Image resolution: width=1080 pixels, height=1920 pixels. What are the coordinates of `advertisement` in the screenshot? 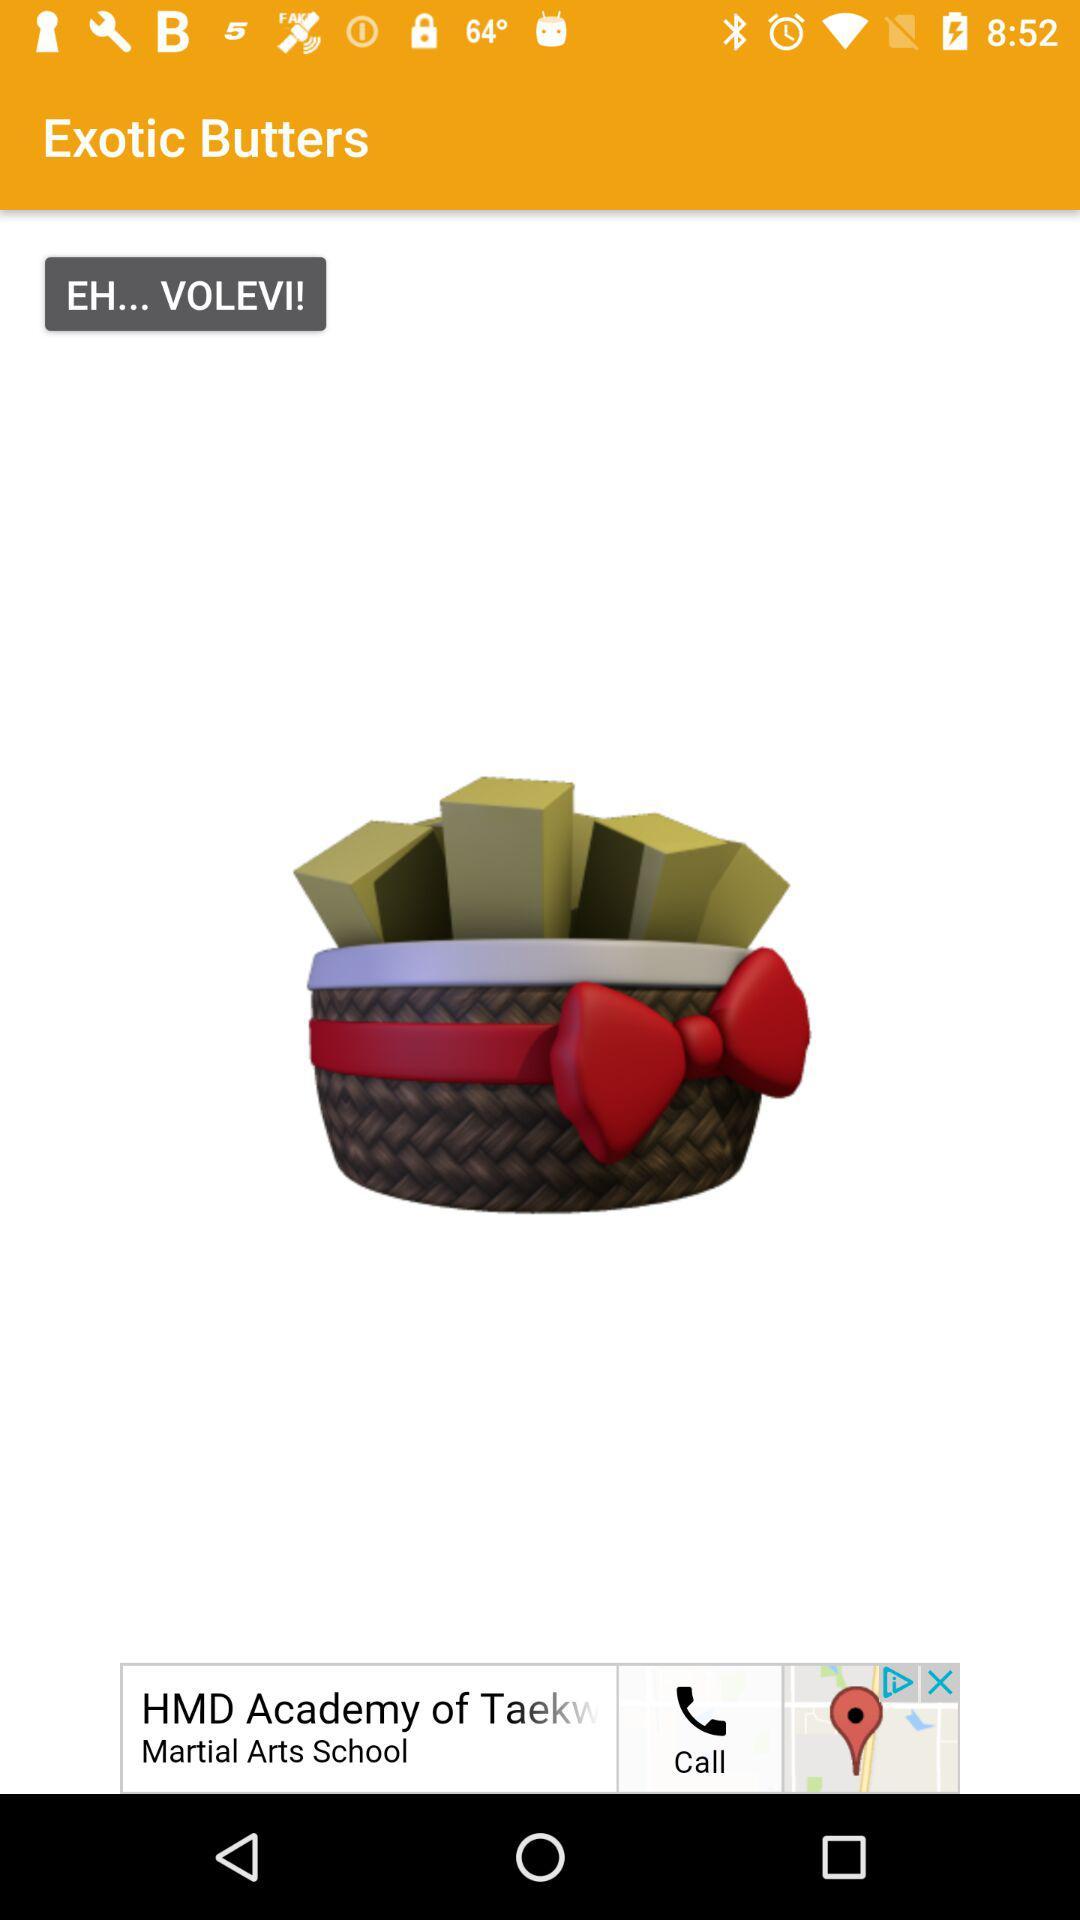 It's located at (540, 1727).